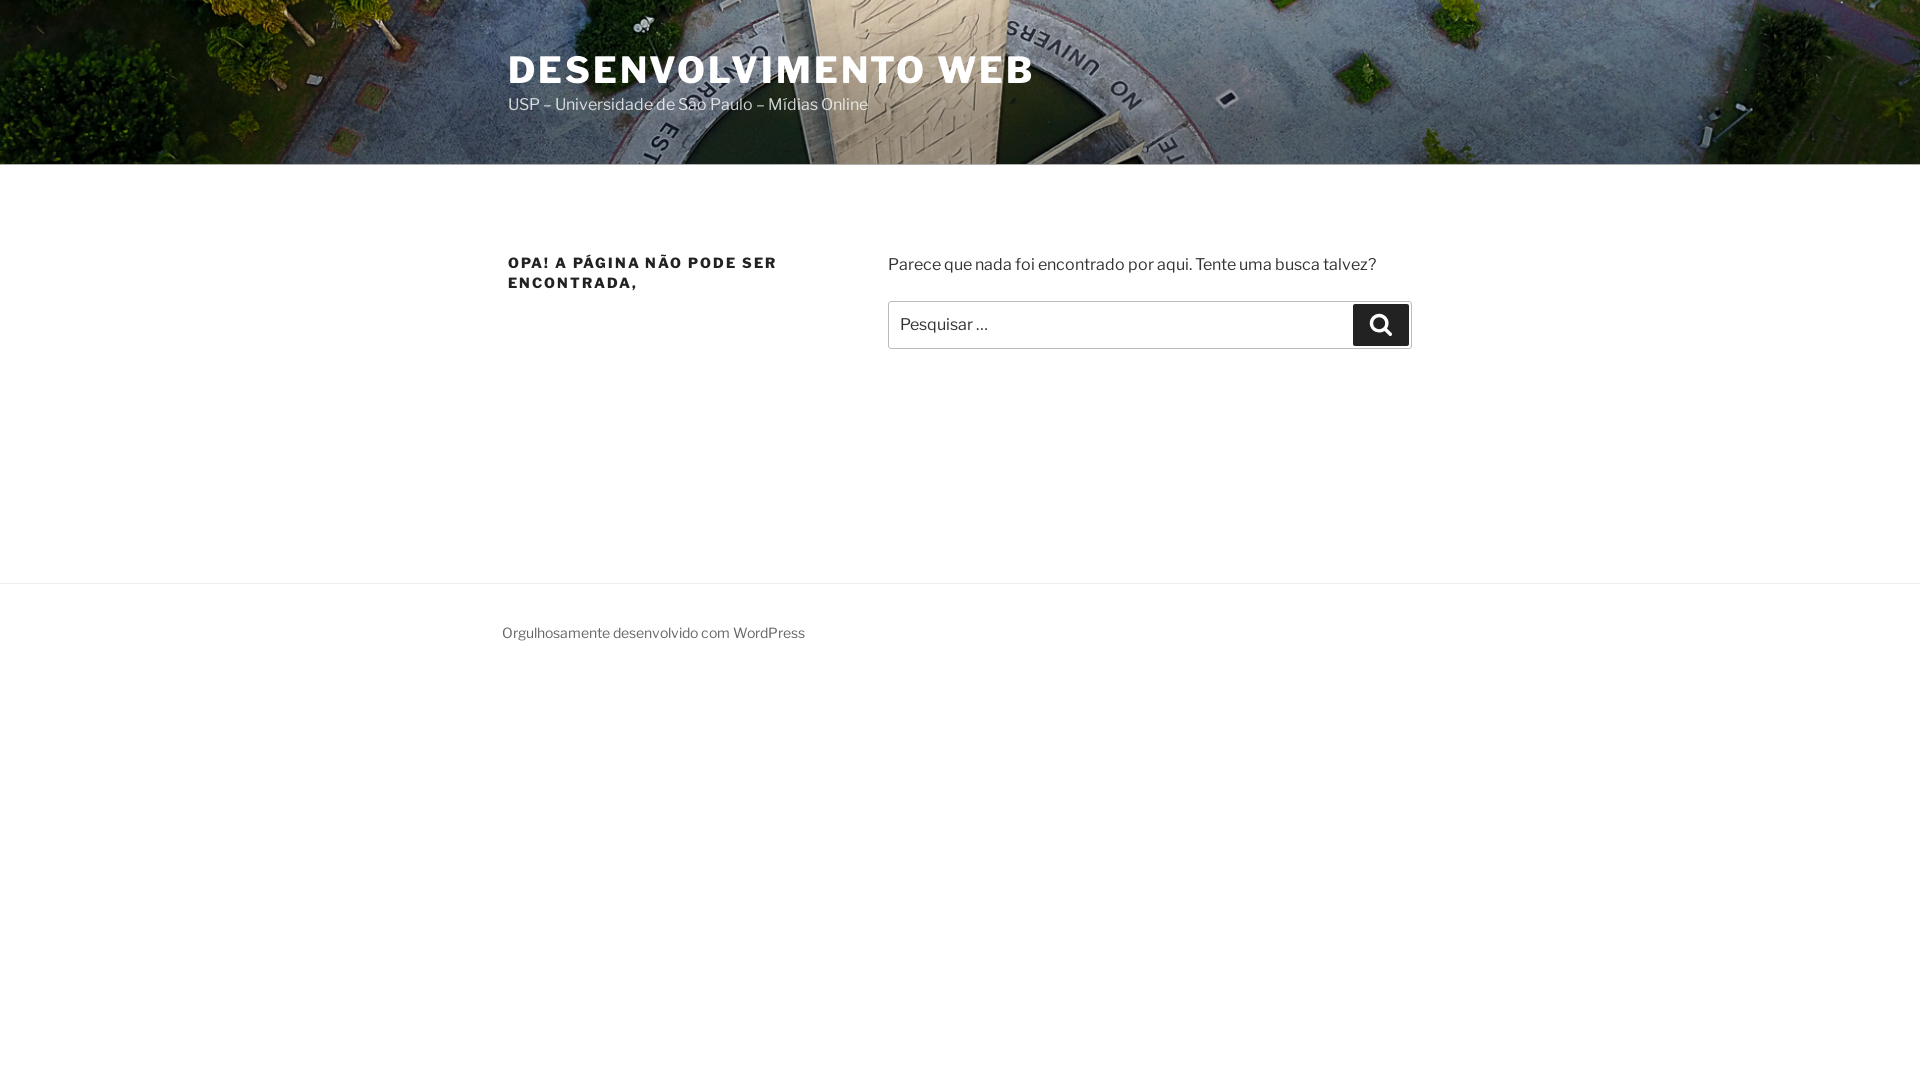  I want to click on 'Orgulhosamente desenvolvido com WordPress', so click(653, 632).